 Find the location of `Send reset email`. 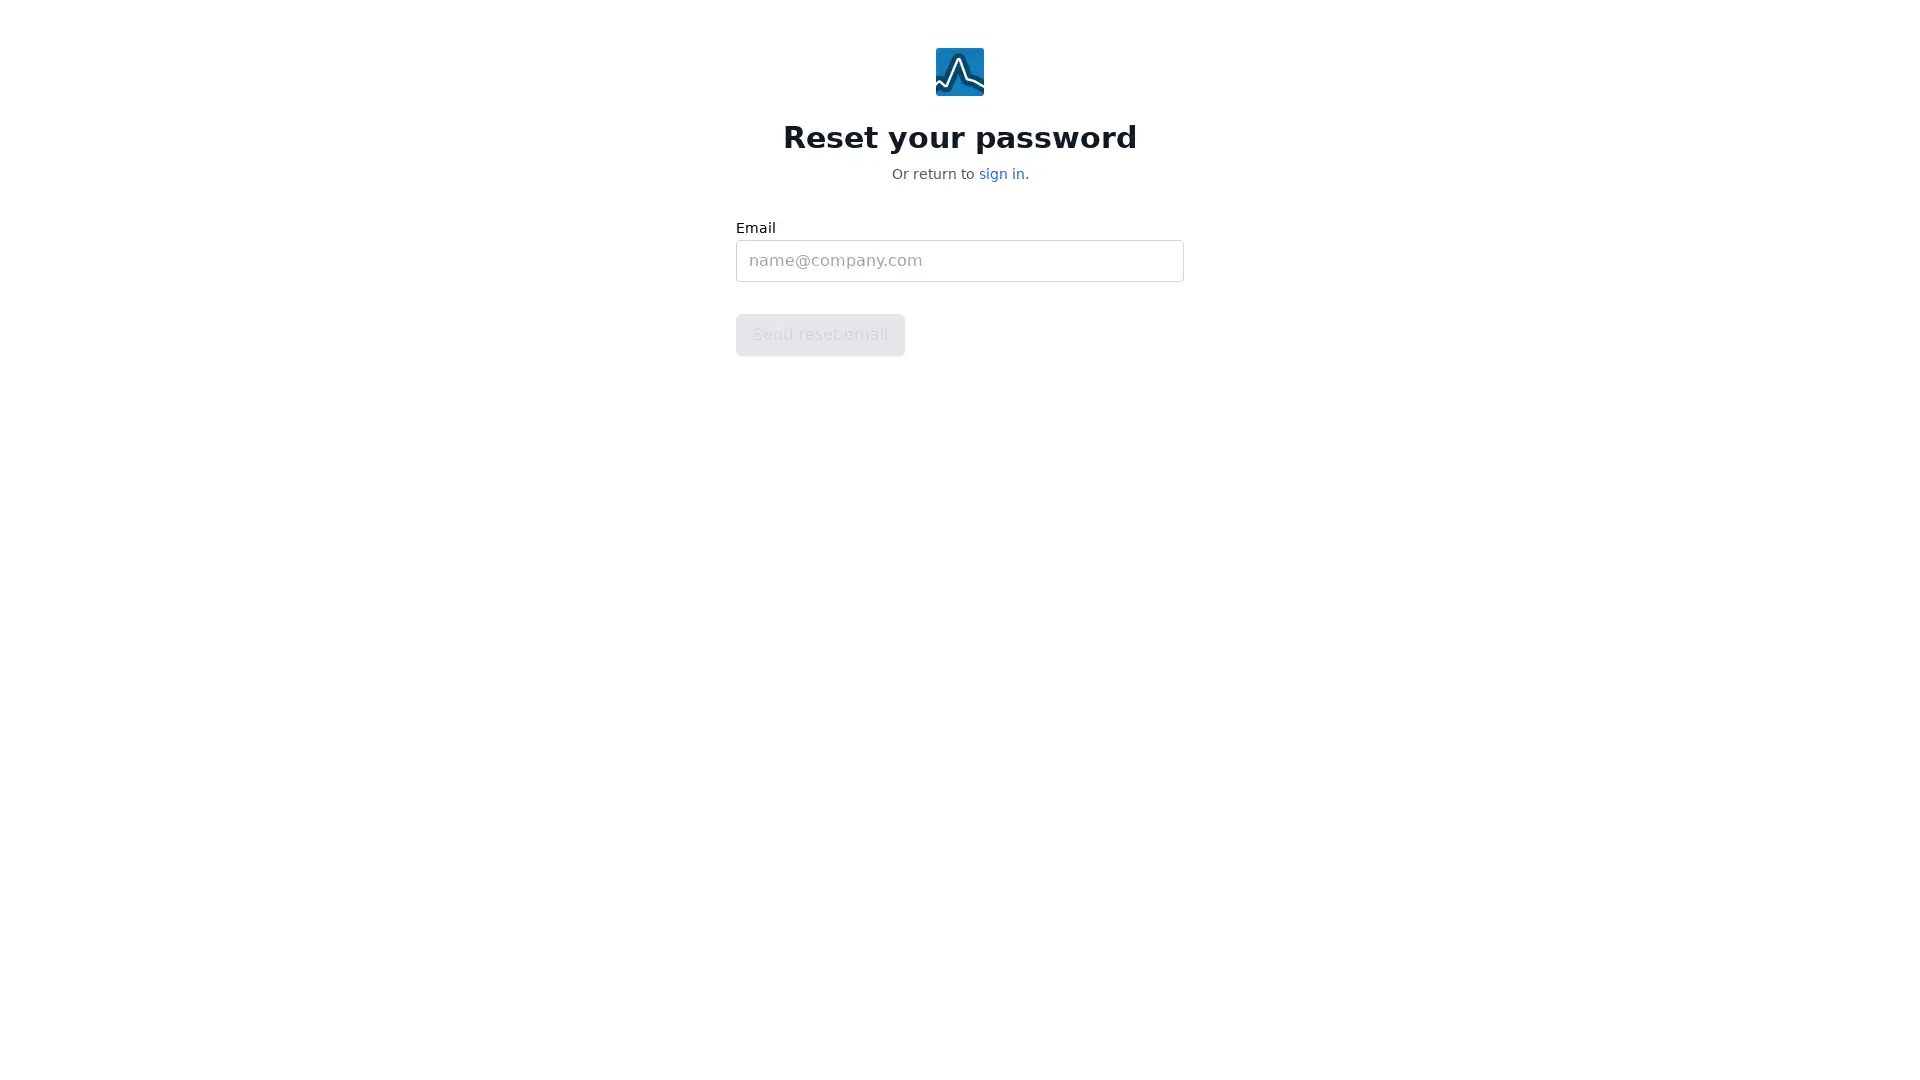

Send reset email is located at coordinates (820, 334).